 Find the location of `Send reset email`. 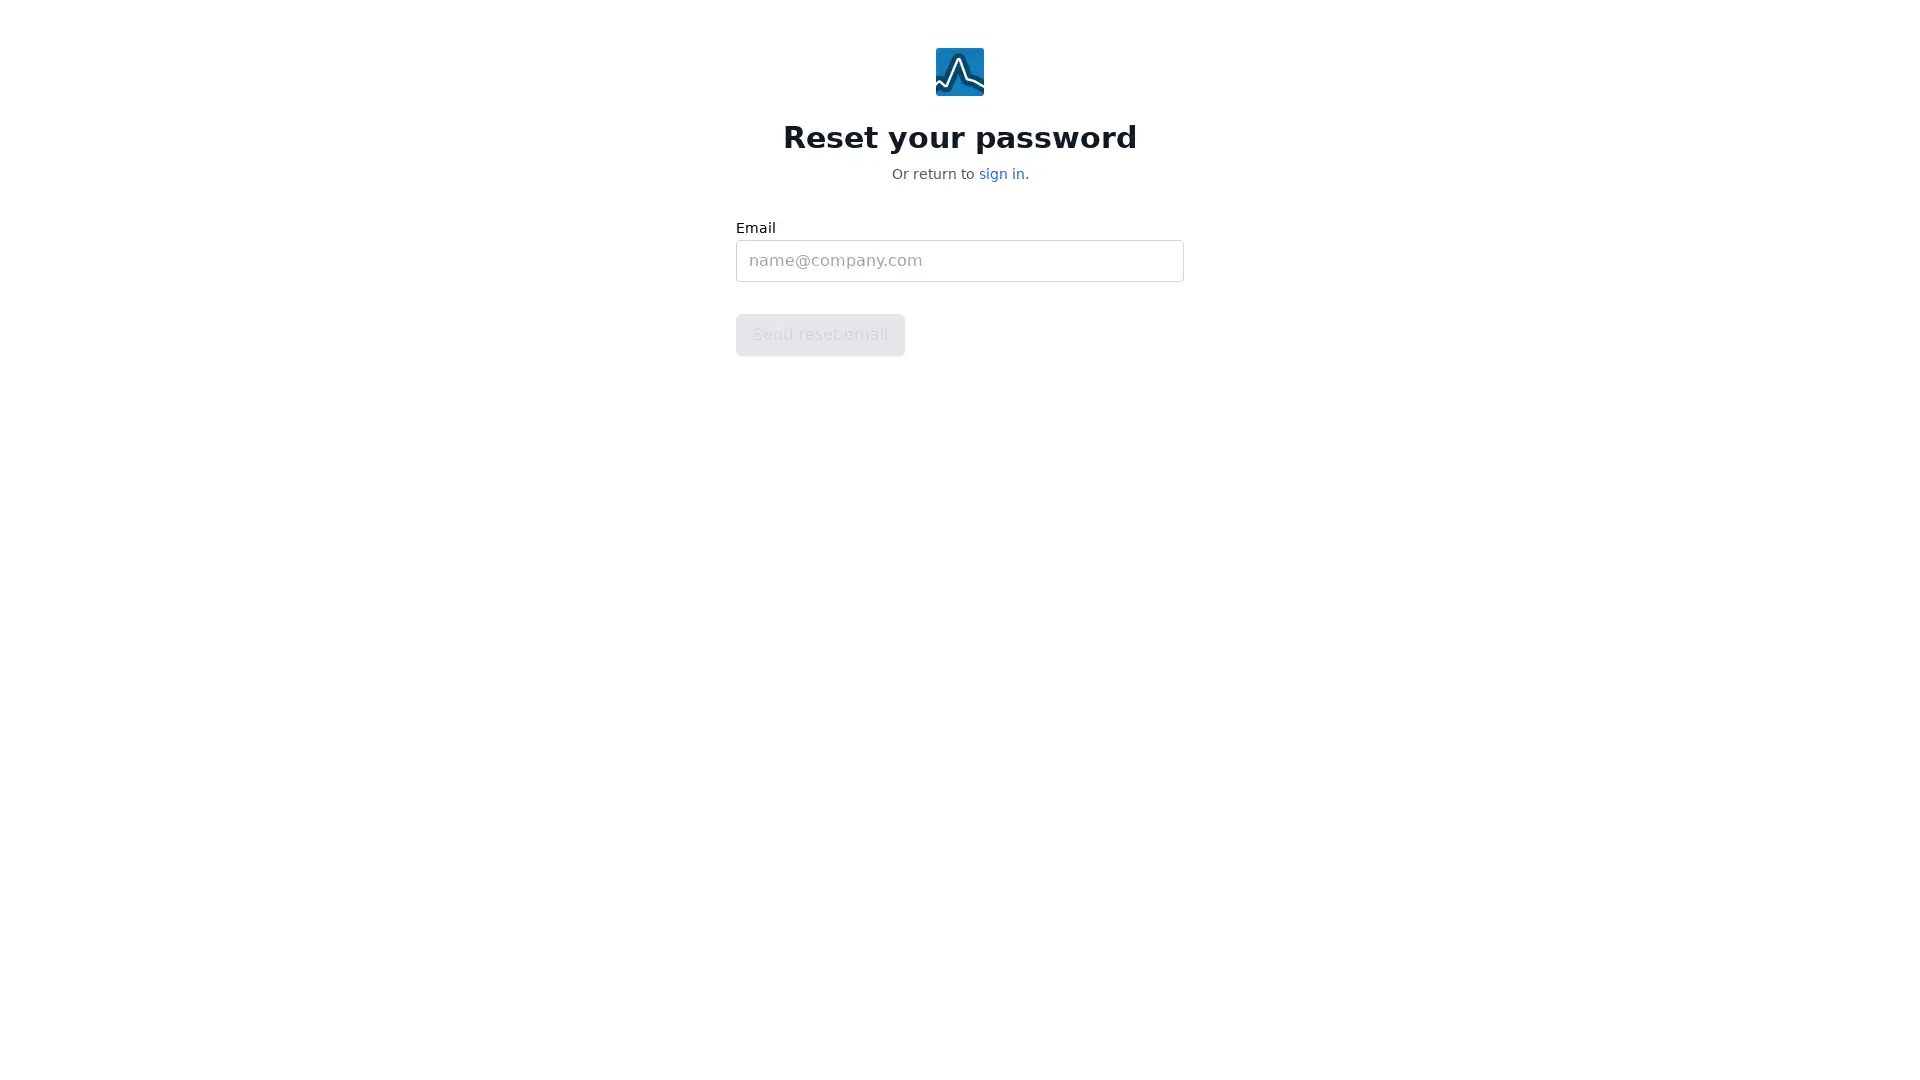

Send reset email is located at coordinates (820, 334).